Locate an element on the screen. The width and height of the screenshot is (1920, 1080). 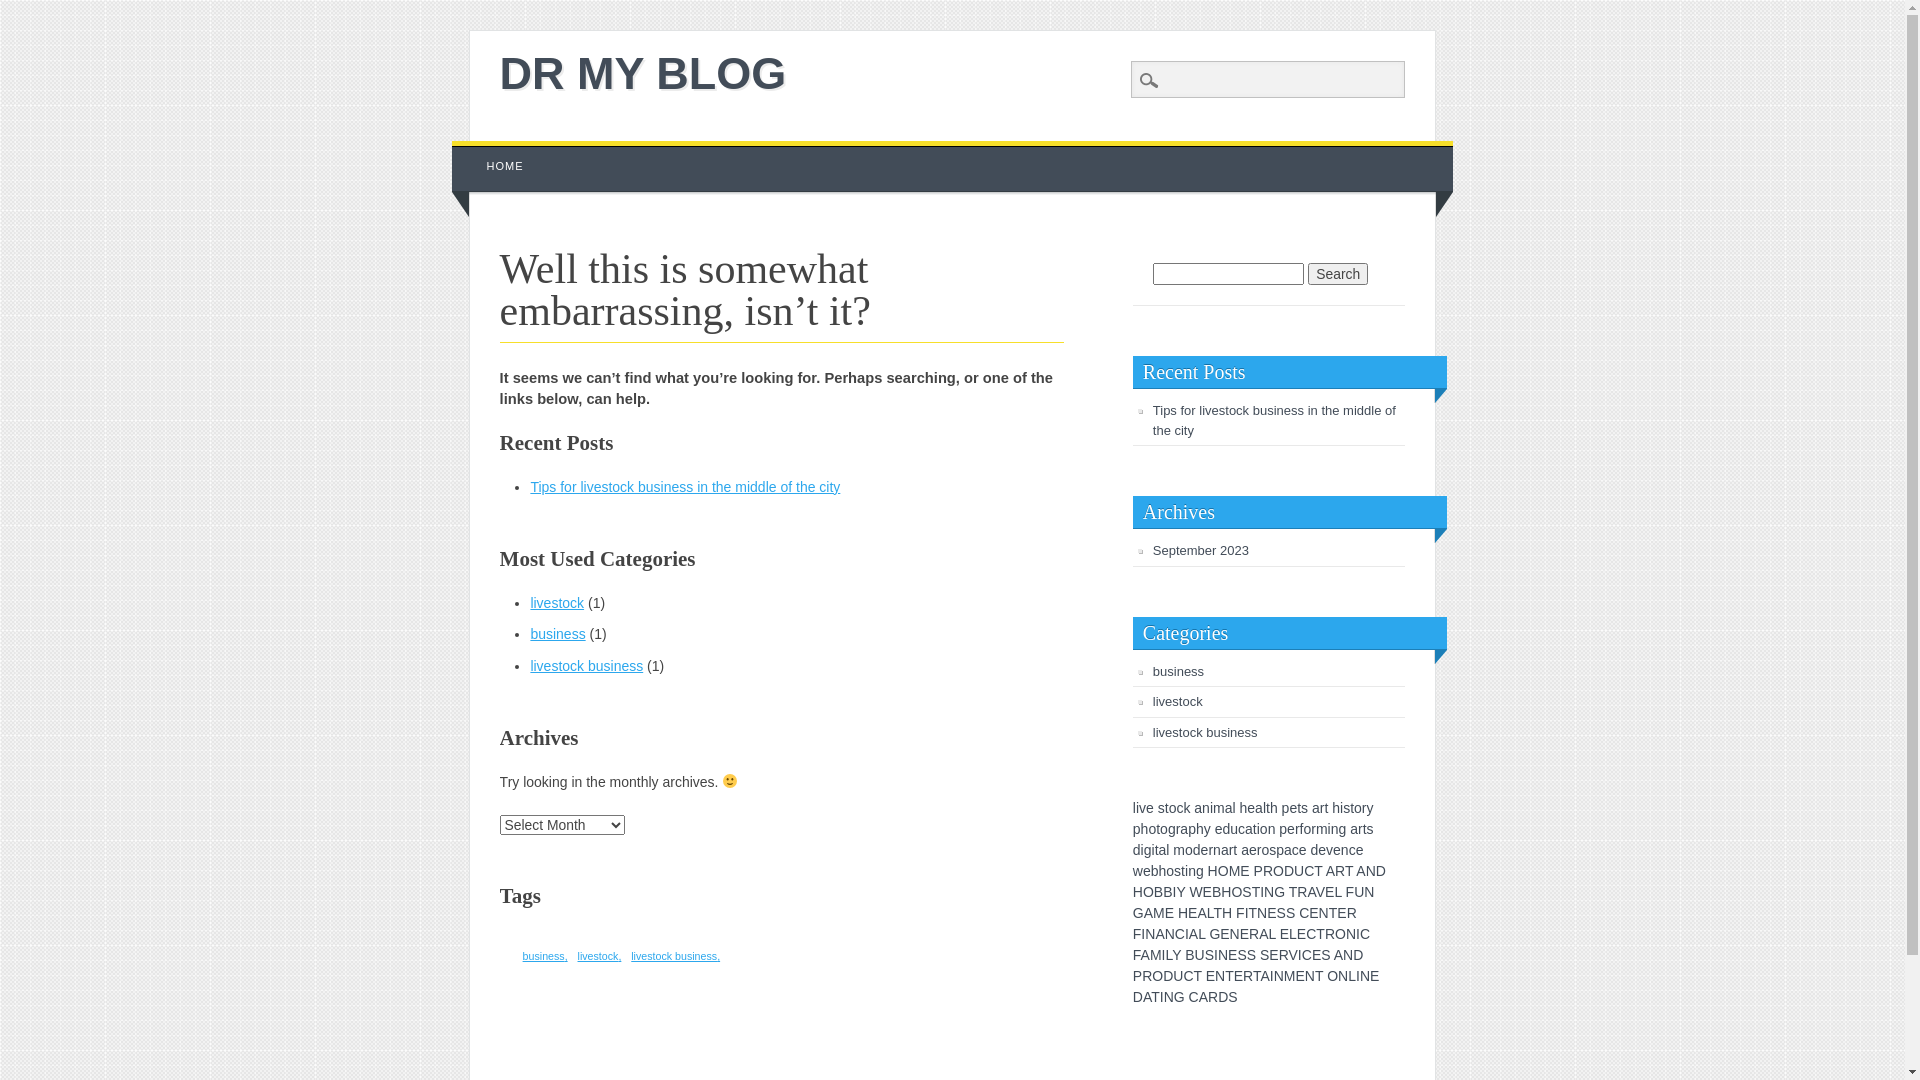
'U' is located at coordinates (1299, 870).